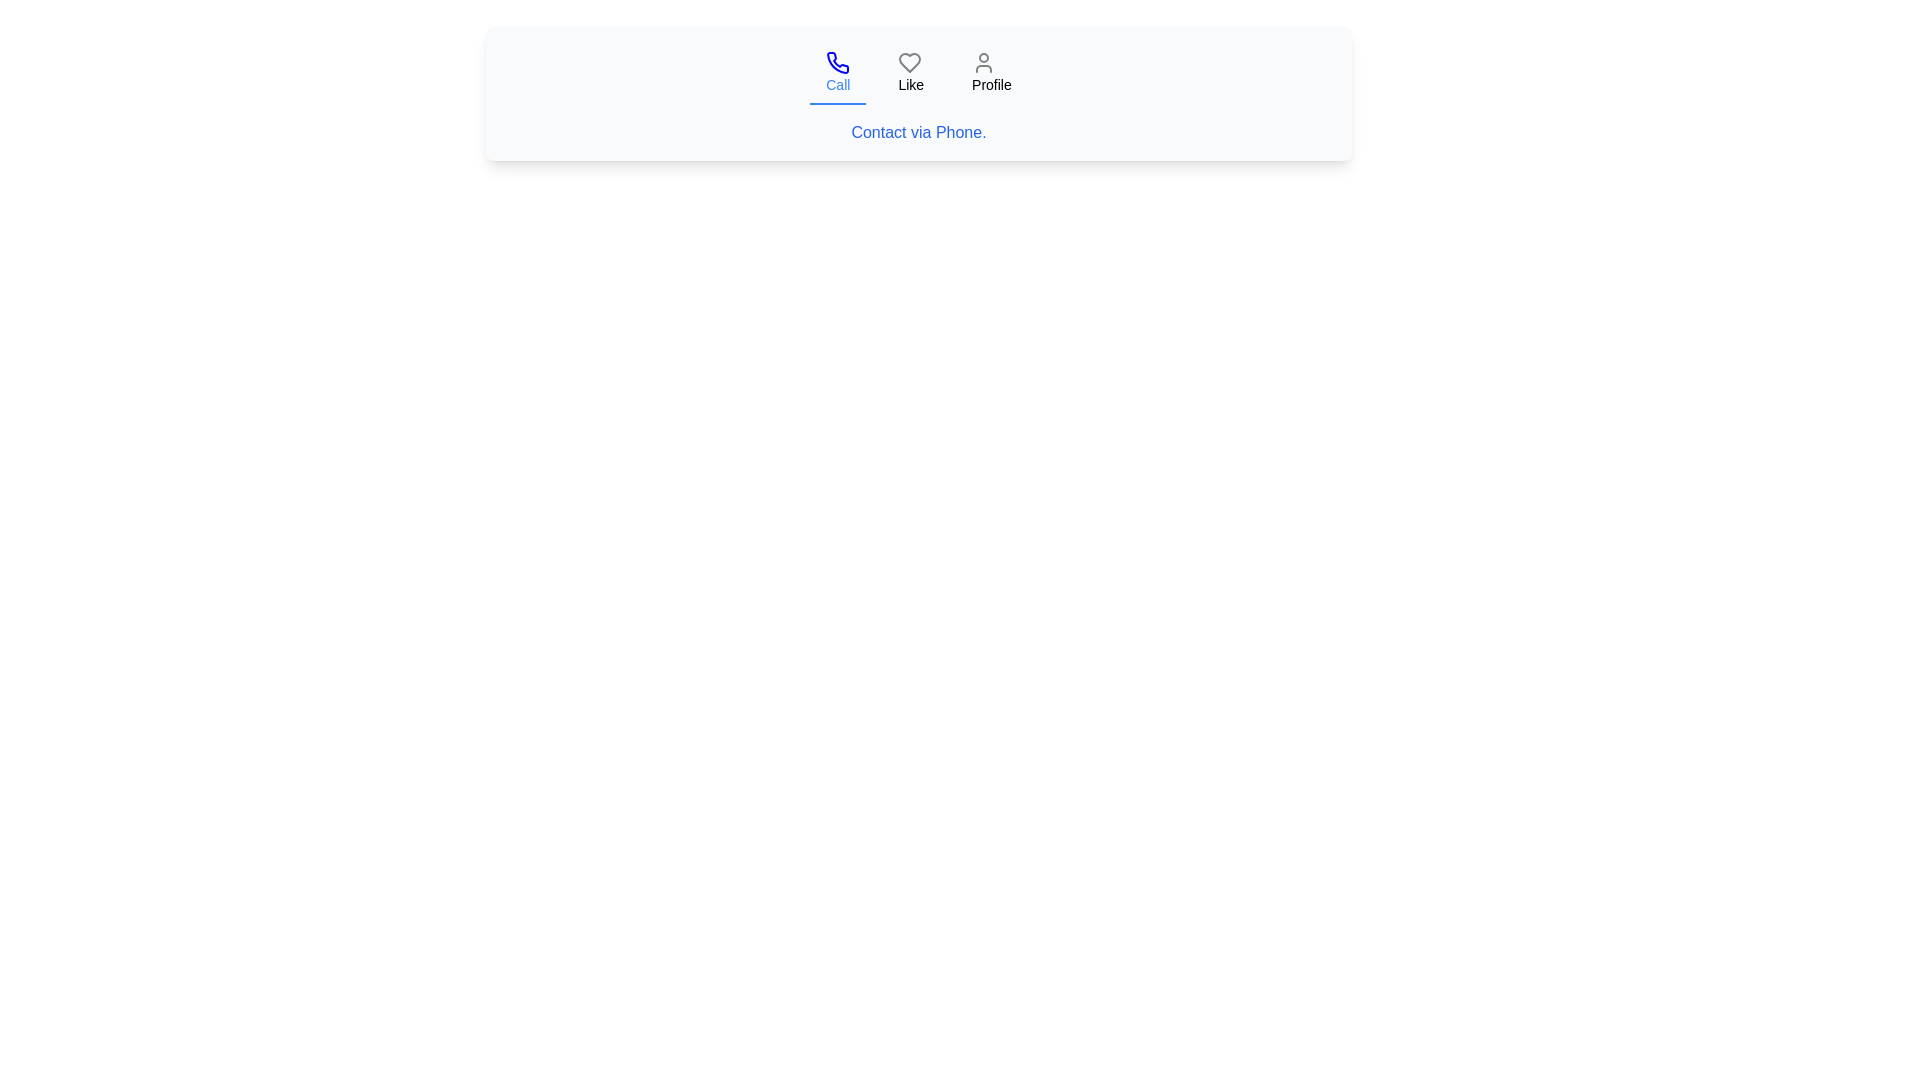 The width and height of the screenshot is (1920, 1080). I want to click on the 'Call' button with a phone icon to trigger the tooltip or animation, so click(838, 72).